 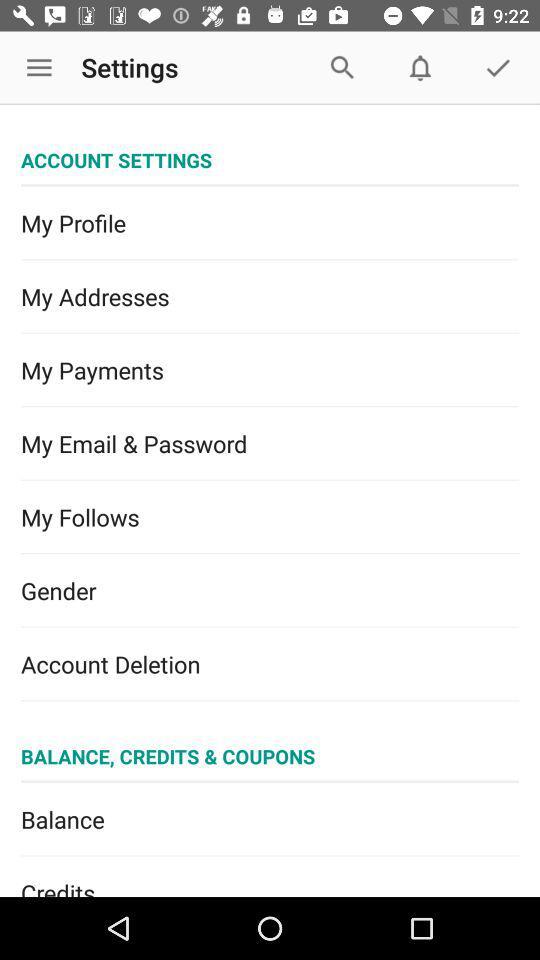 I want to click on app next to the settings icon, so click(x=39, y=68).